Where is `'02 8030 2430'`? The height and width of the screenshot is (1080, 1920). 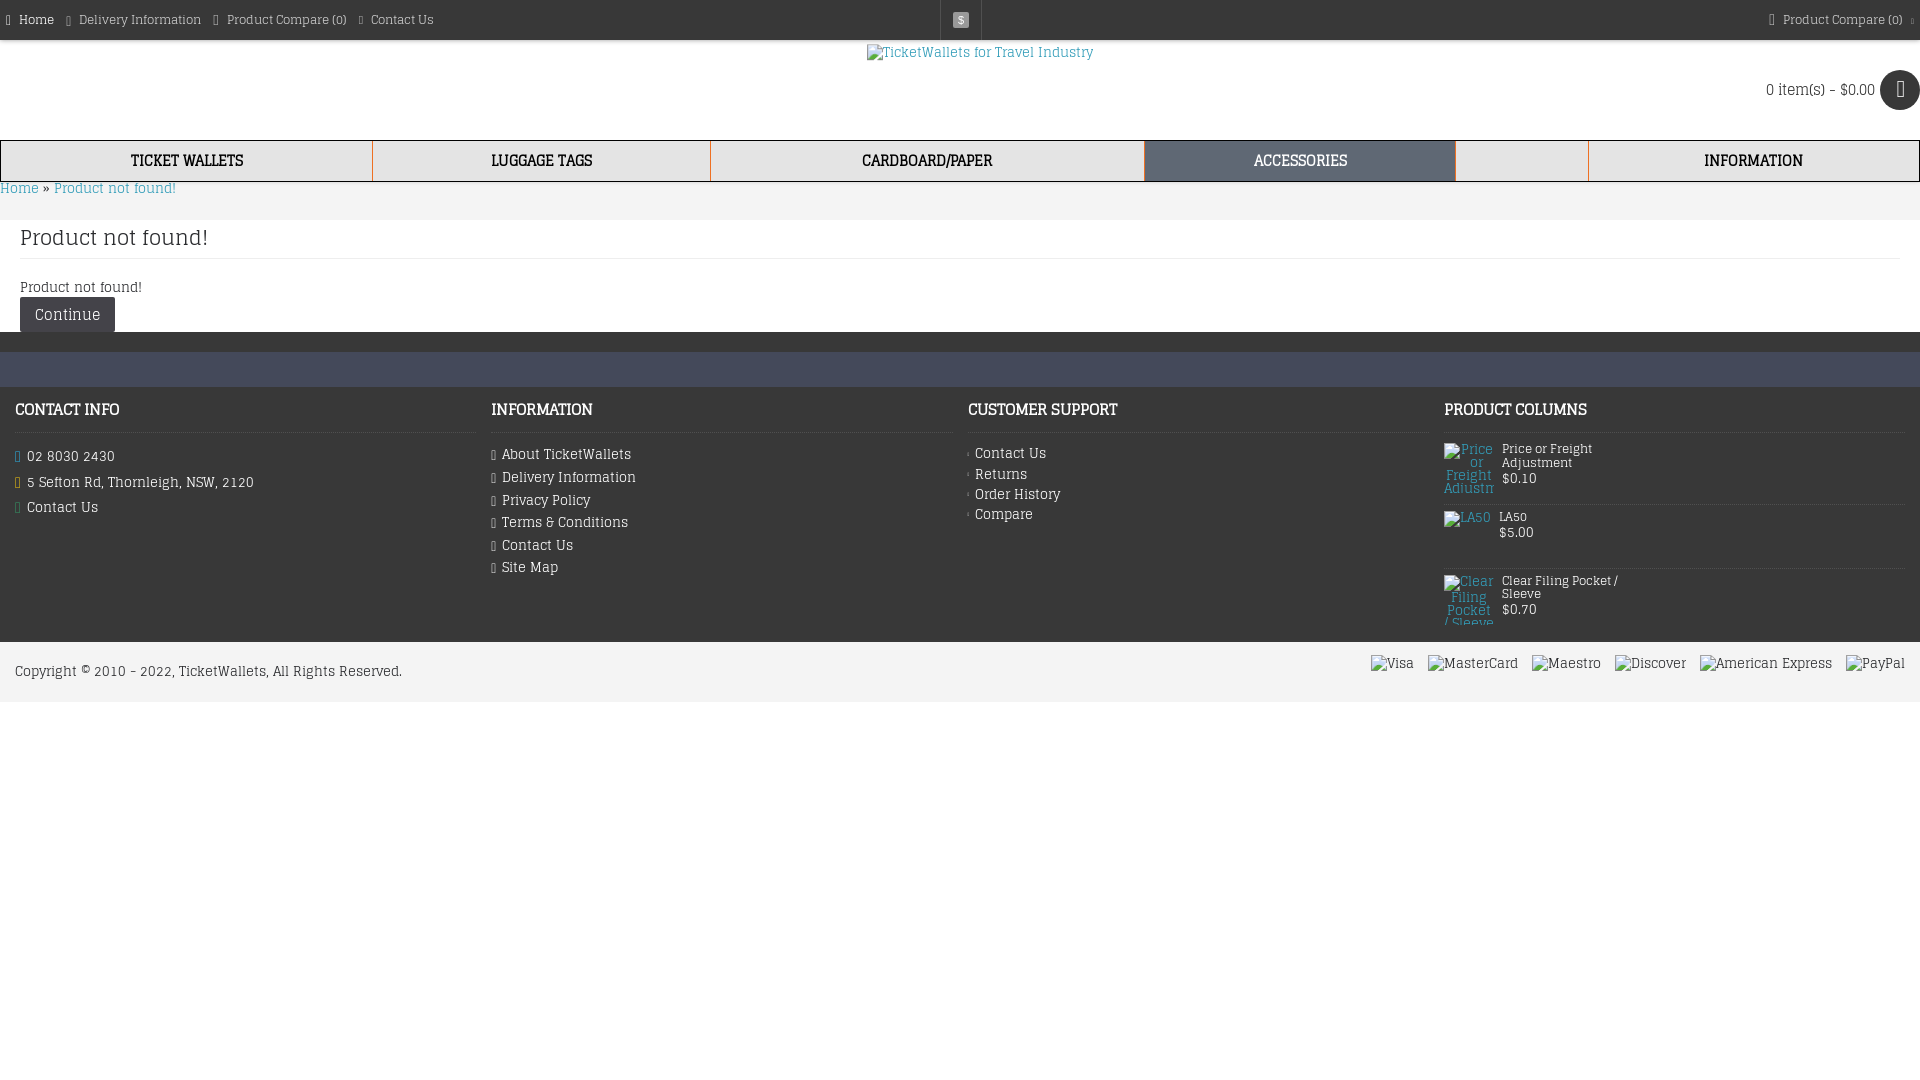
'02 8030 2430' is located at coordinates (244, 456).